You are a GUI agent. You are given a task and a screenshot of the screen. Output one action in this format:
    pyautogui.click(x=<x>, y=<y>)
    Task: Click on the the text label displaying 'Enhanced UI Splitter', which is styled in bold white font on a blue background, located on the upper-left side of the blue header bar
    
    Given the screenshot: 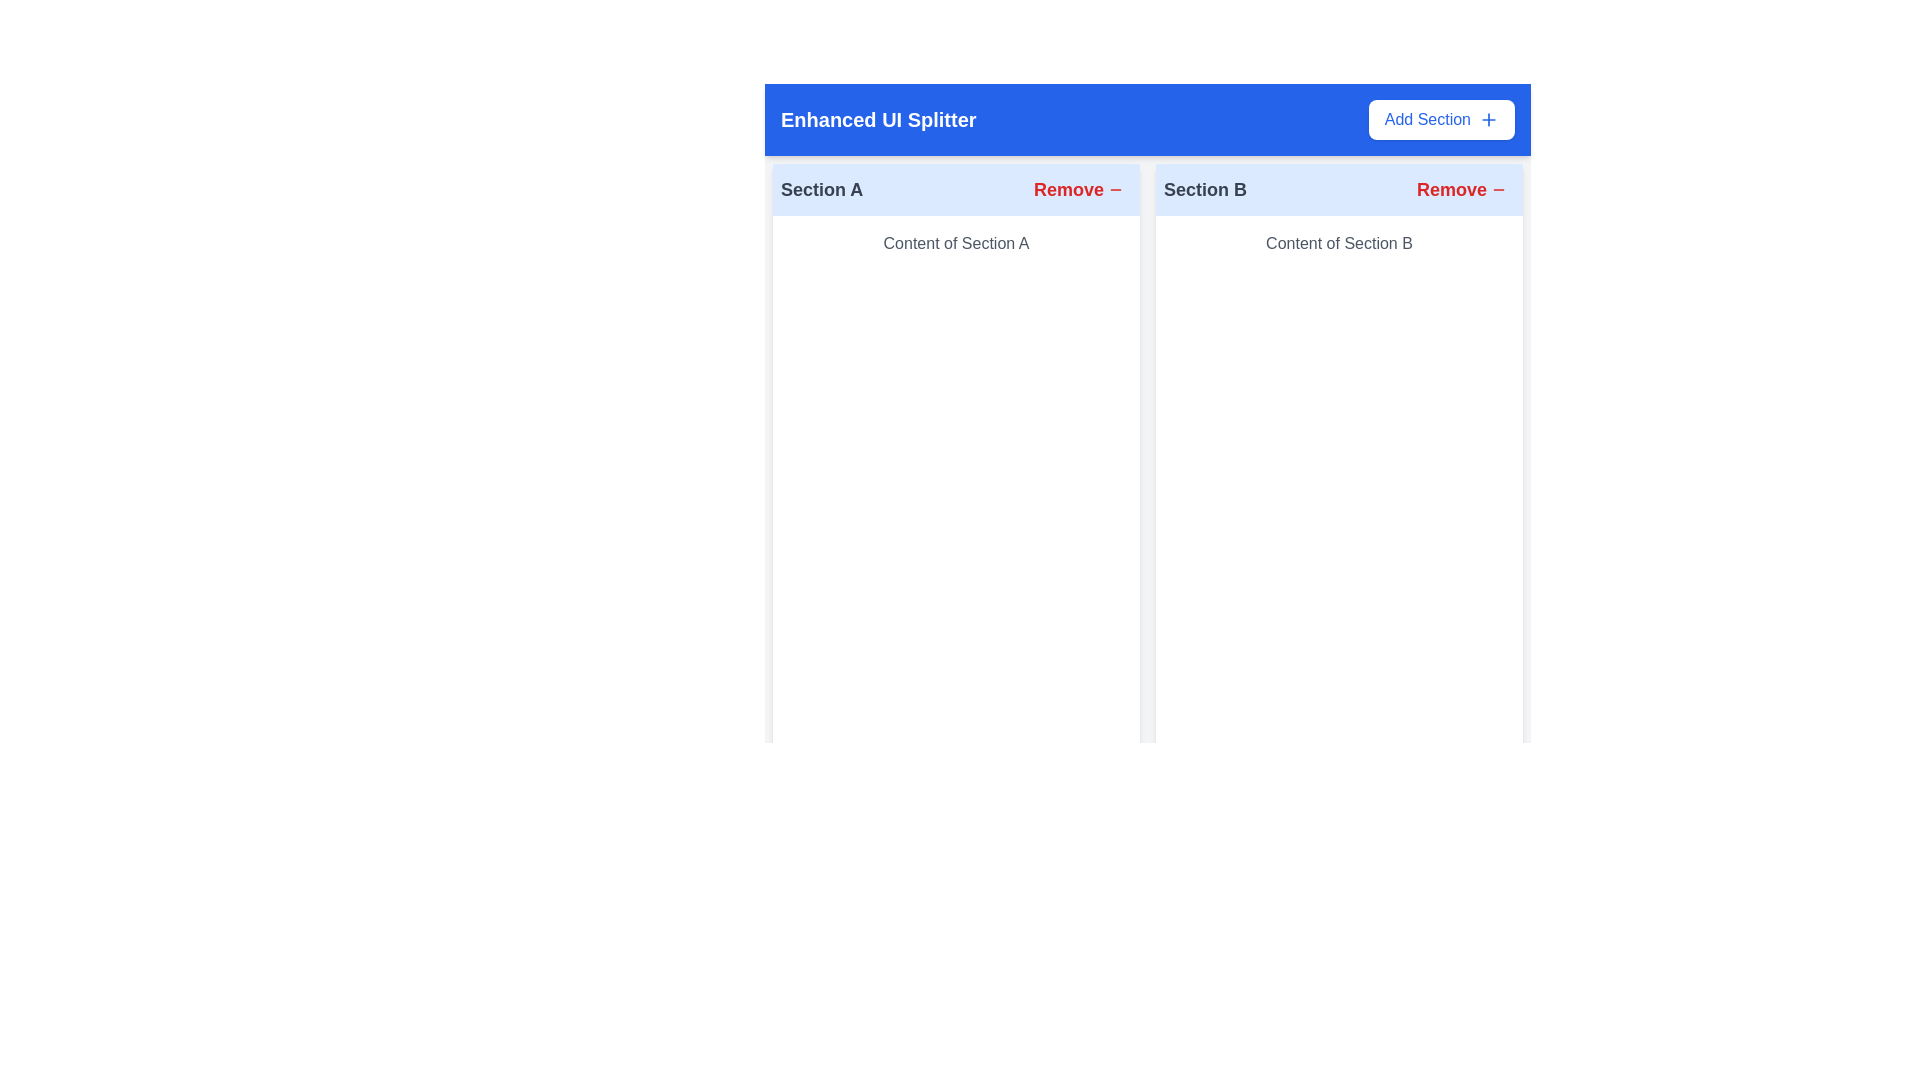 What is the action you would take?
    pyautogui.click(x=878, y=119)
    